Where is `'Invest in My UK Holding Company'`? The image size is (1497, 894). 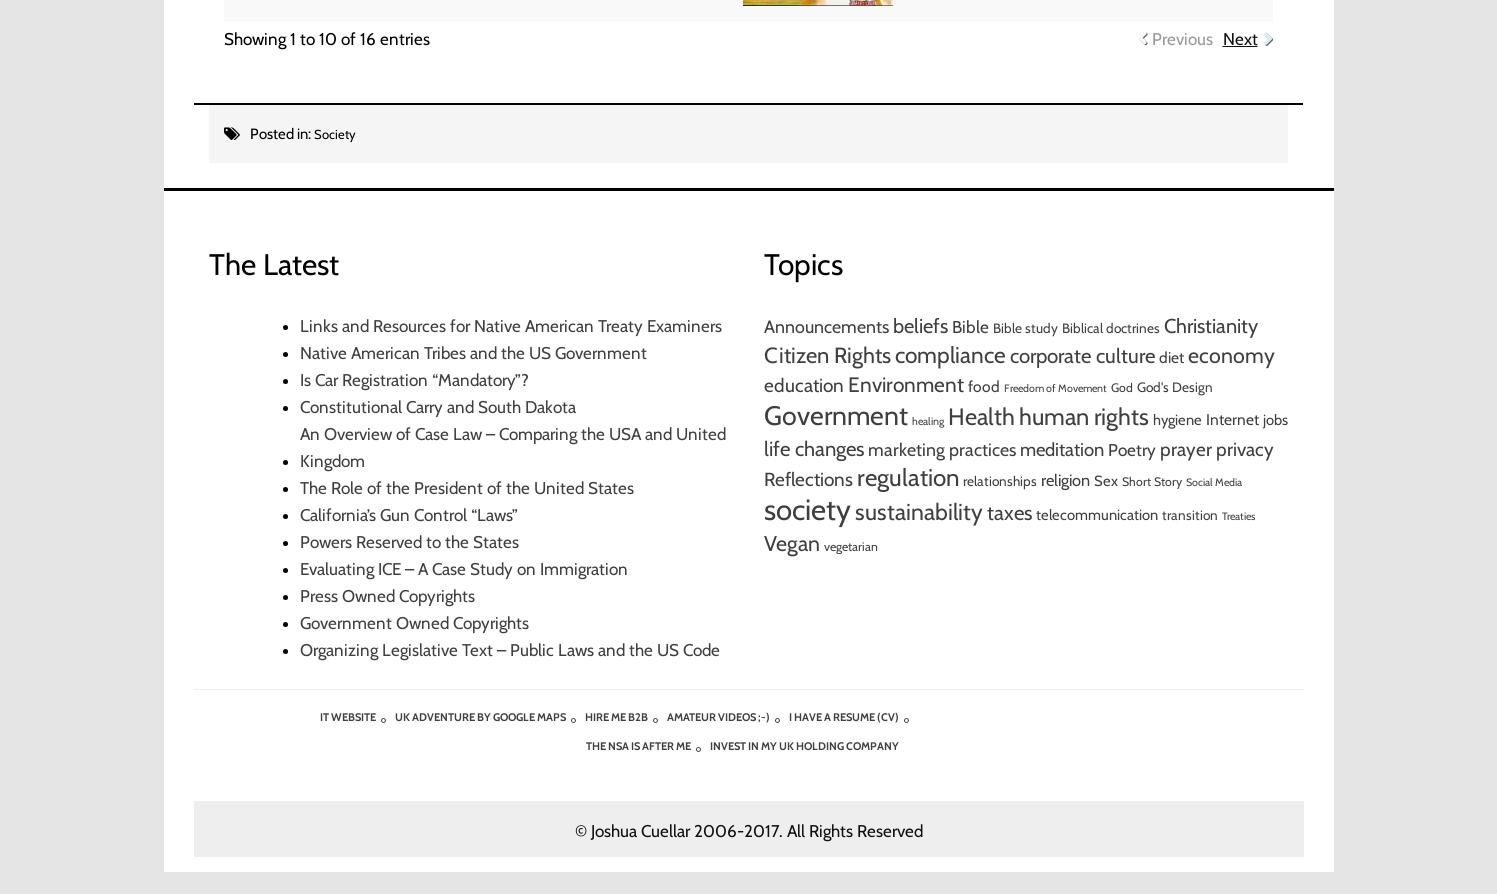 'Invest in My UK Holding Company' is located at coordinates (803, 745).